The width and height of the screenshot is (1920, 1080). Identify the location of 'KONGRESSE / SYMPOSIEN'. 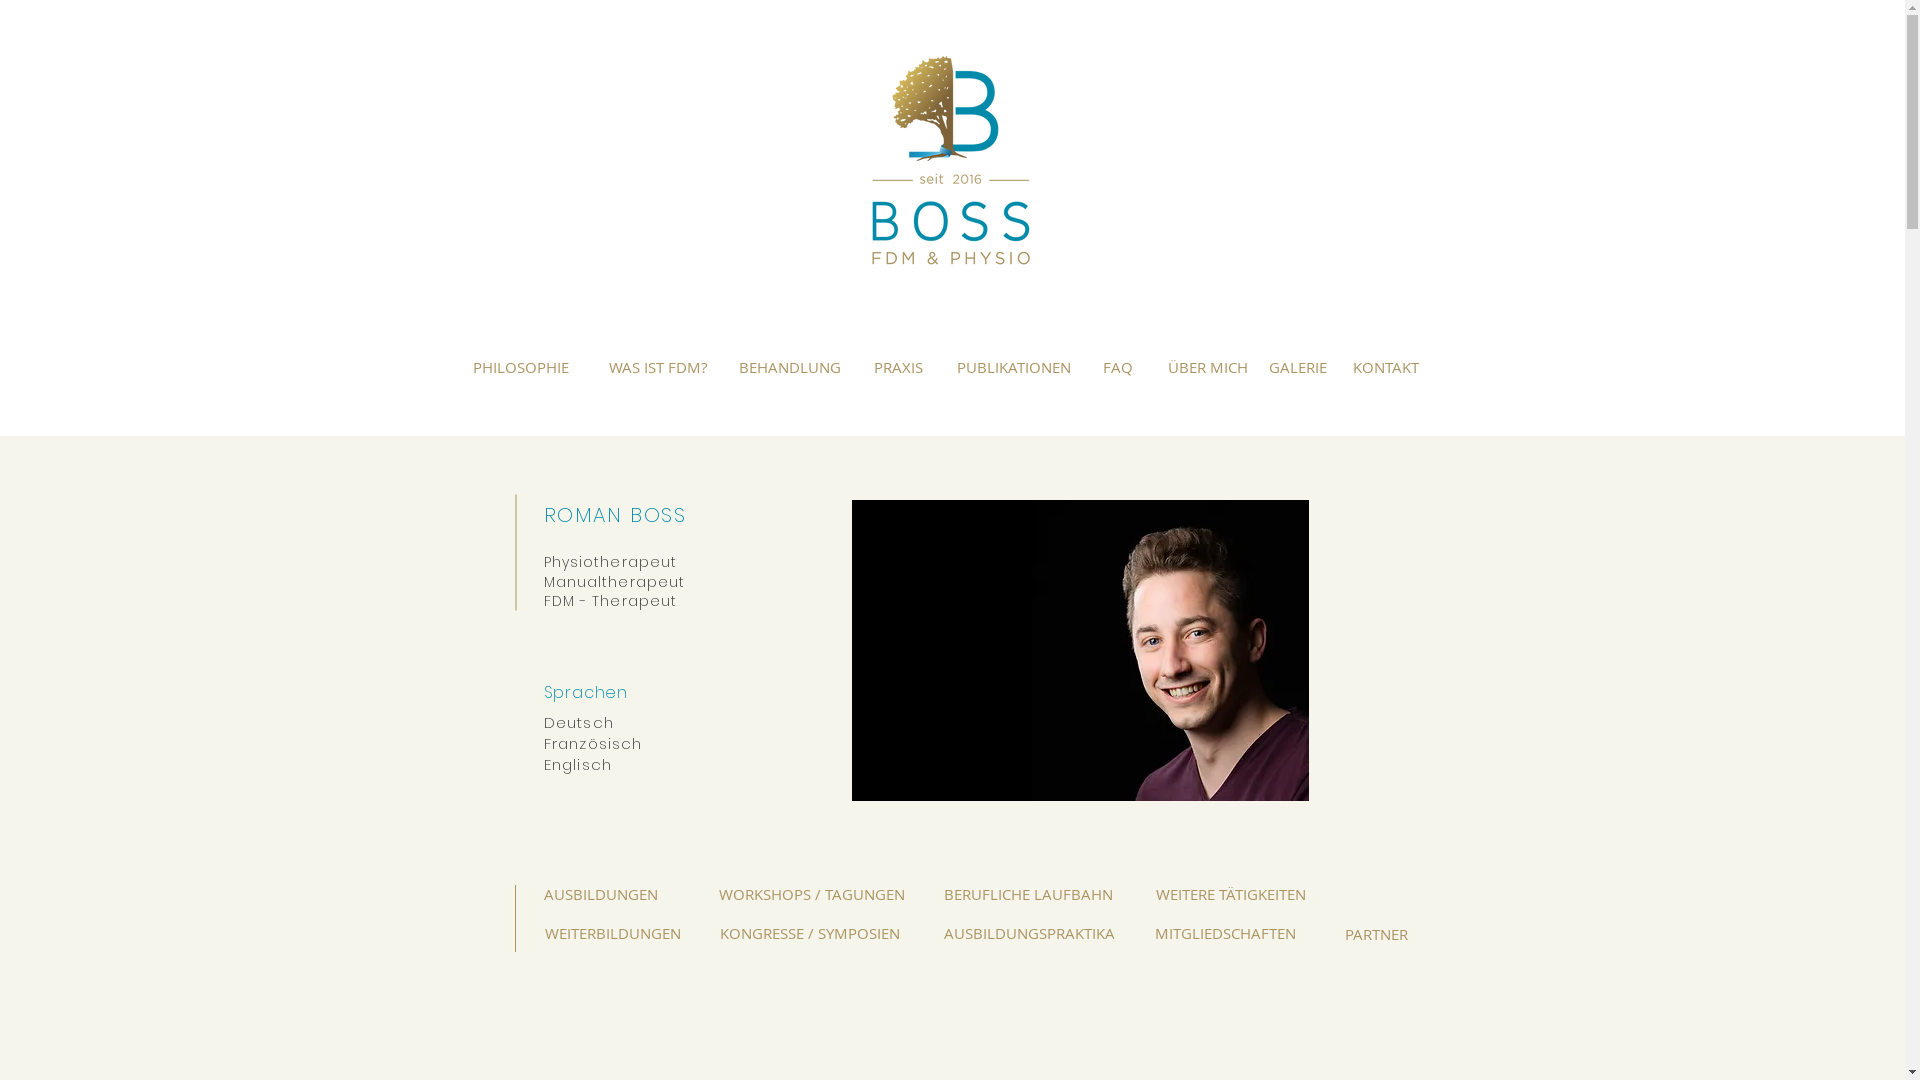
(718, 933).